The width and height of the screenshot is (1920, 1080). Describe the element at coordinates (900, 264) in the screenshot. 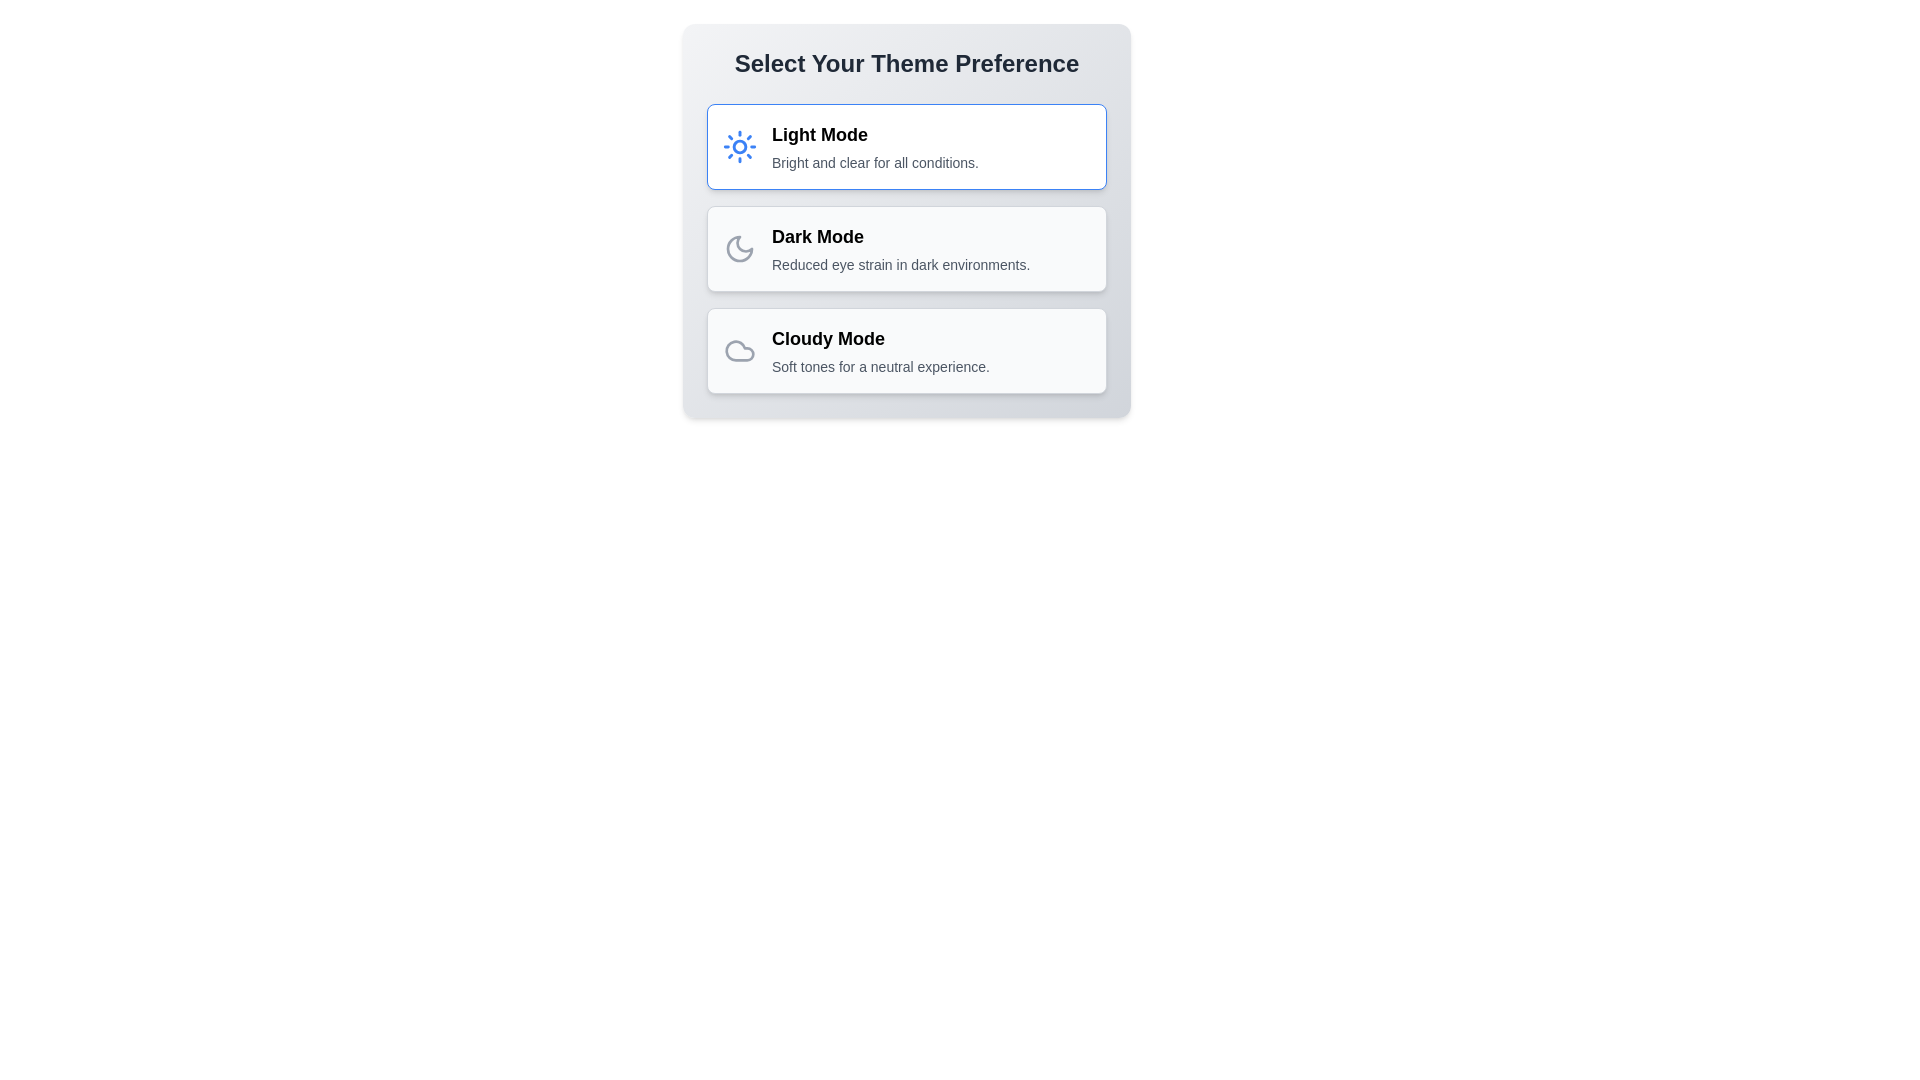

I see `static text label that says 'Reduced eye strain in dark environments.' located below the heading 'Dark Mode' in the theme preference panel` at that location.